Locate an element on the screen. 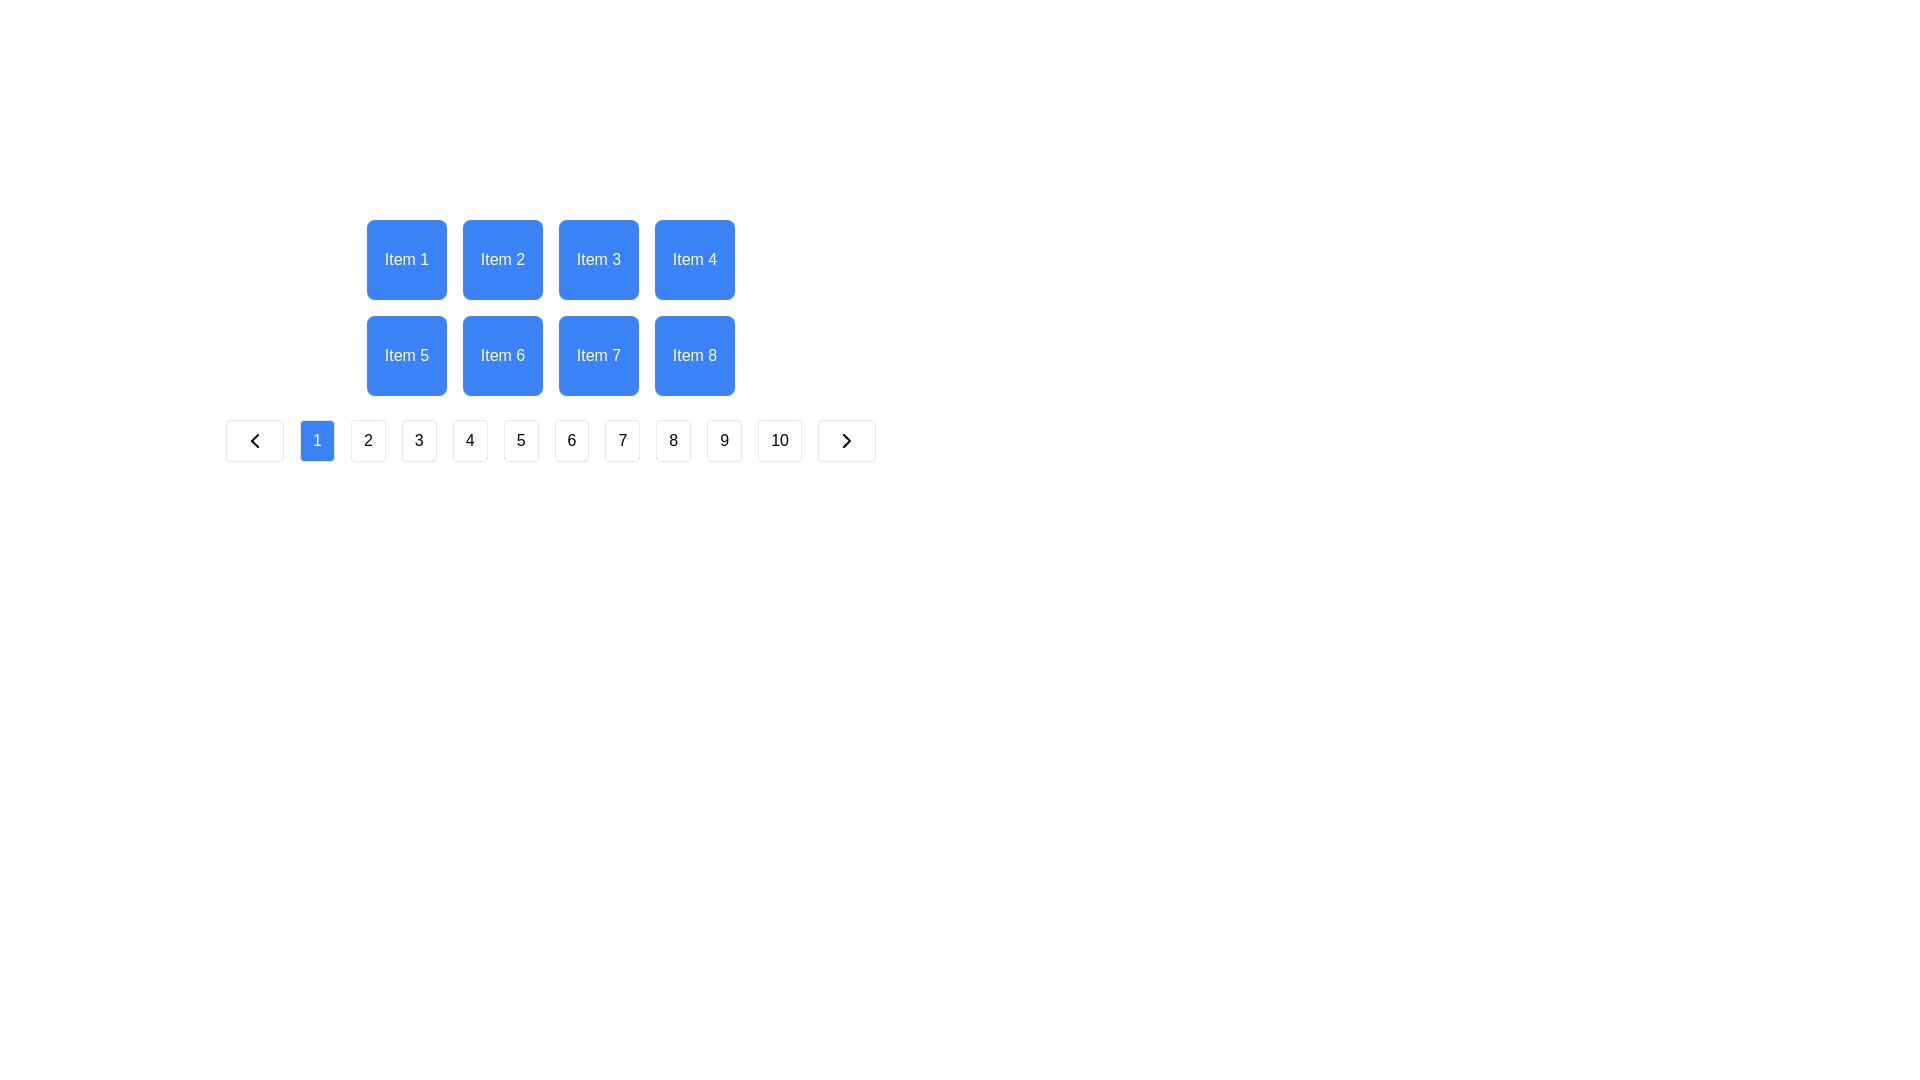 The height and width of the screenshot is (1080, 1920). the button labeled '2' located in the pagination control section at the bottom-center of the interface is located at coordinates (368, 439).